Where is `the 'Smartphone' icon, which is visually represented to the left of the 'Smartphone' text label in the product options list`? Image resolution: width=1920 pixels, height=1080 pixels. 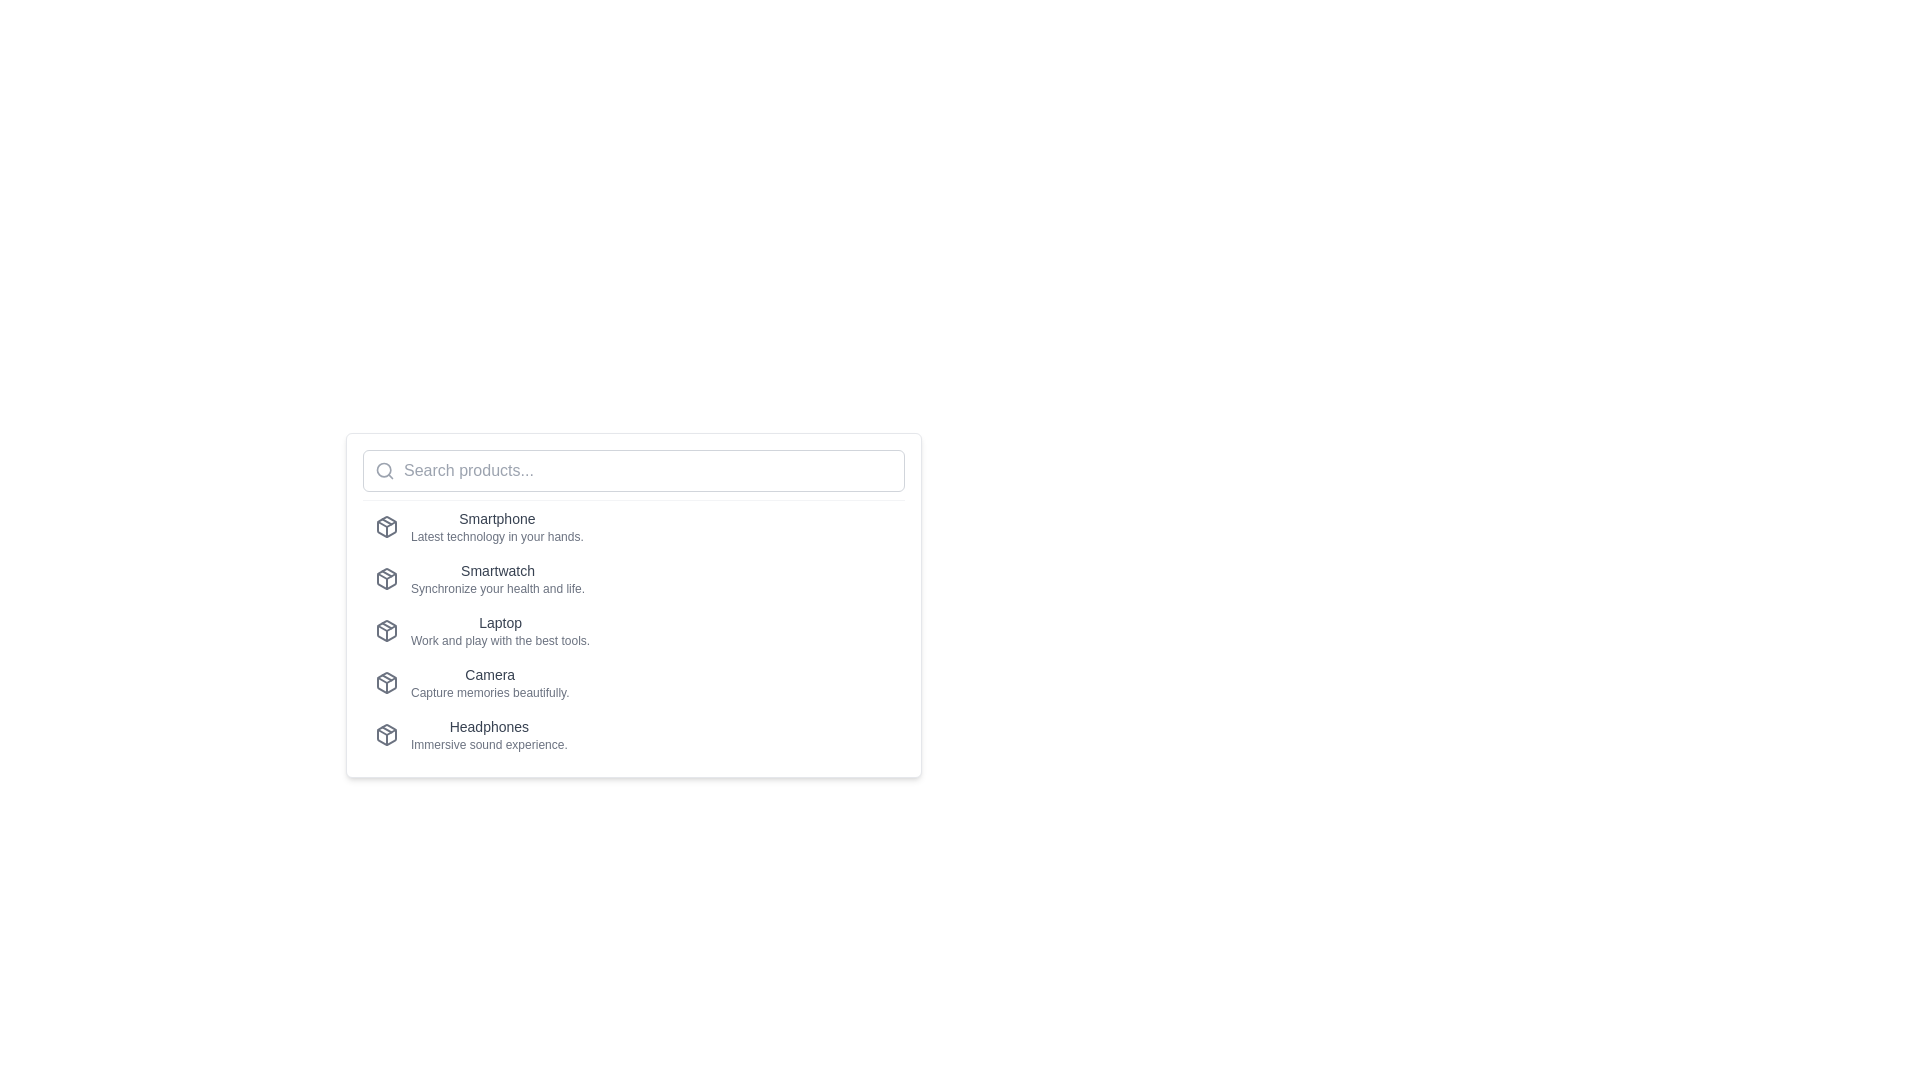
the 'Smartphone' icon, which is visually represented to the left of the 'Smartphone' text label in the product options list is located at coordinates (387, 526).